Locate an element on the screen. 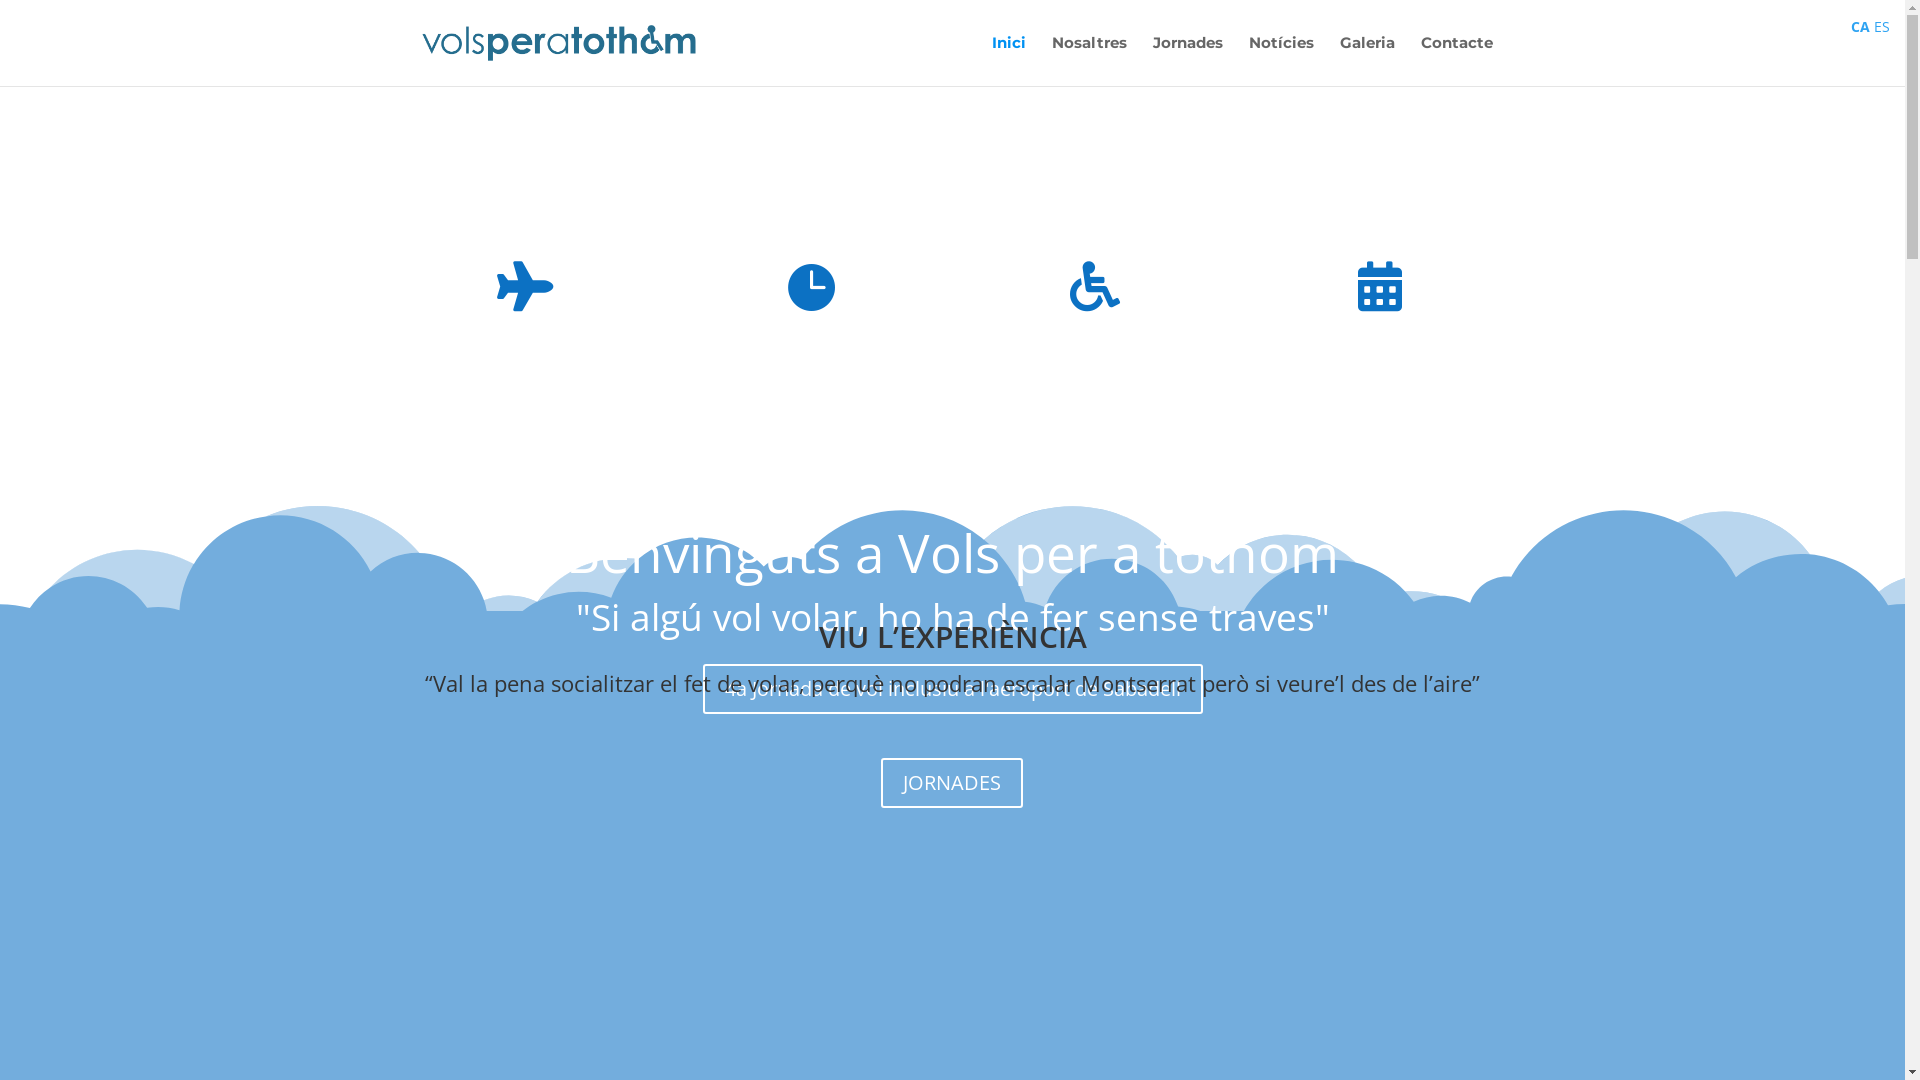  'ES' is located at coordinates (1872, 26).